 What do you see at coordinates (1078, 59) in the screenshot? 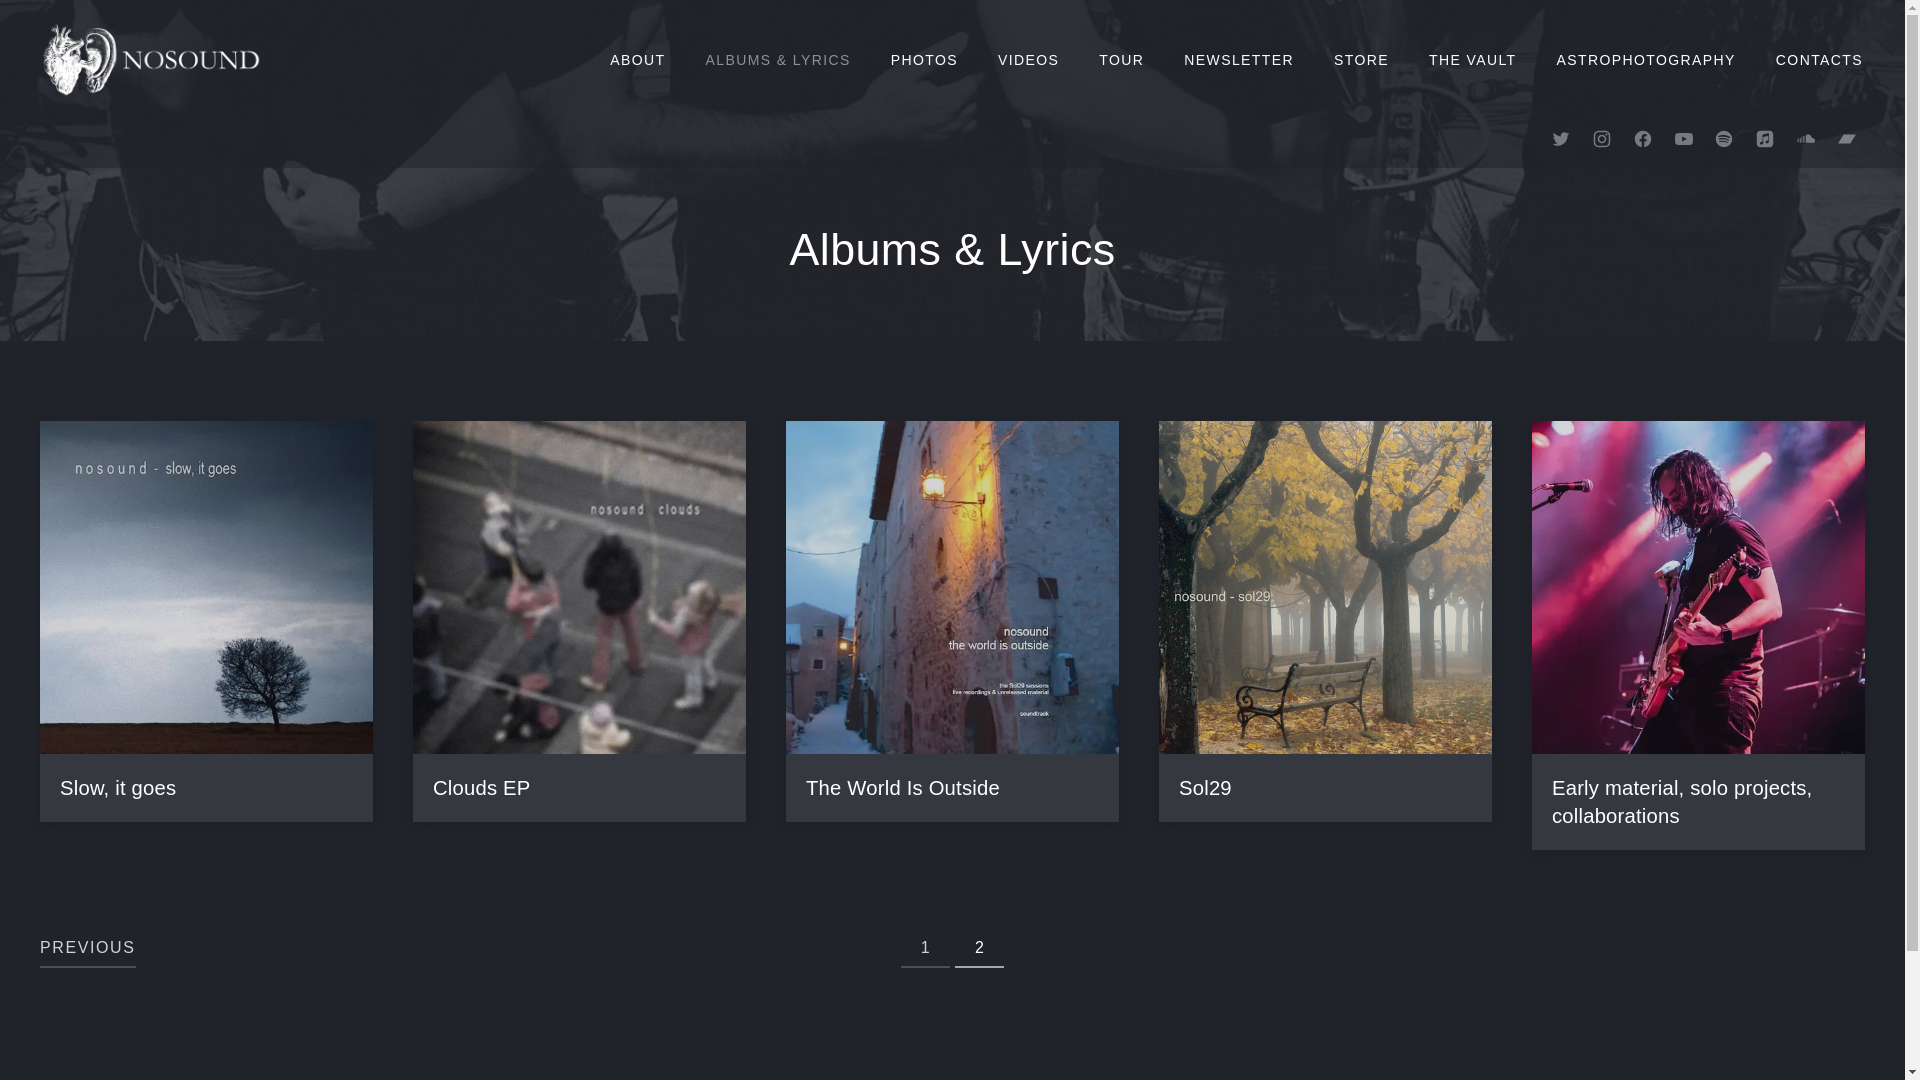
I see `'TOUR'` at bounding box center [1078, 59].